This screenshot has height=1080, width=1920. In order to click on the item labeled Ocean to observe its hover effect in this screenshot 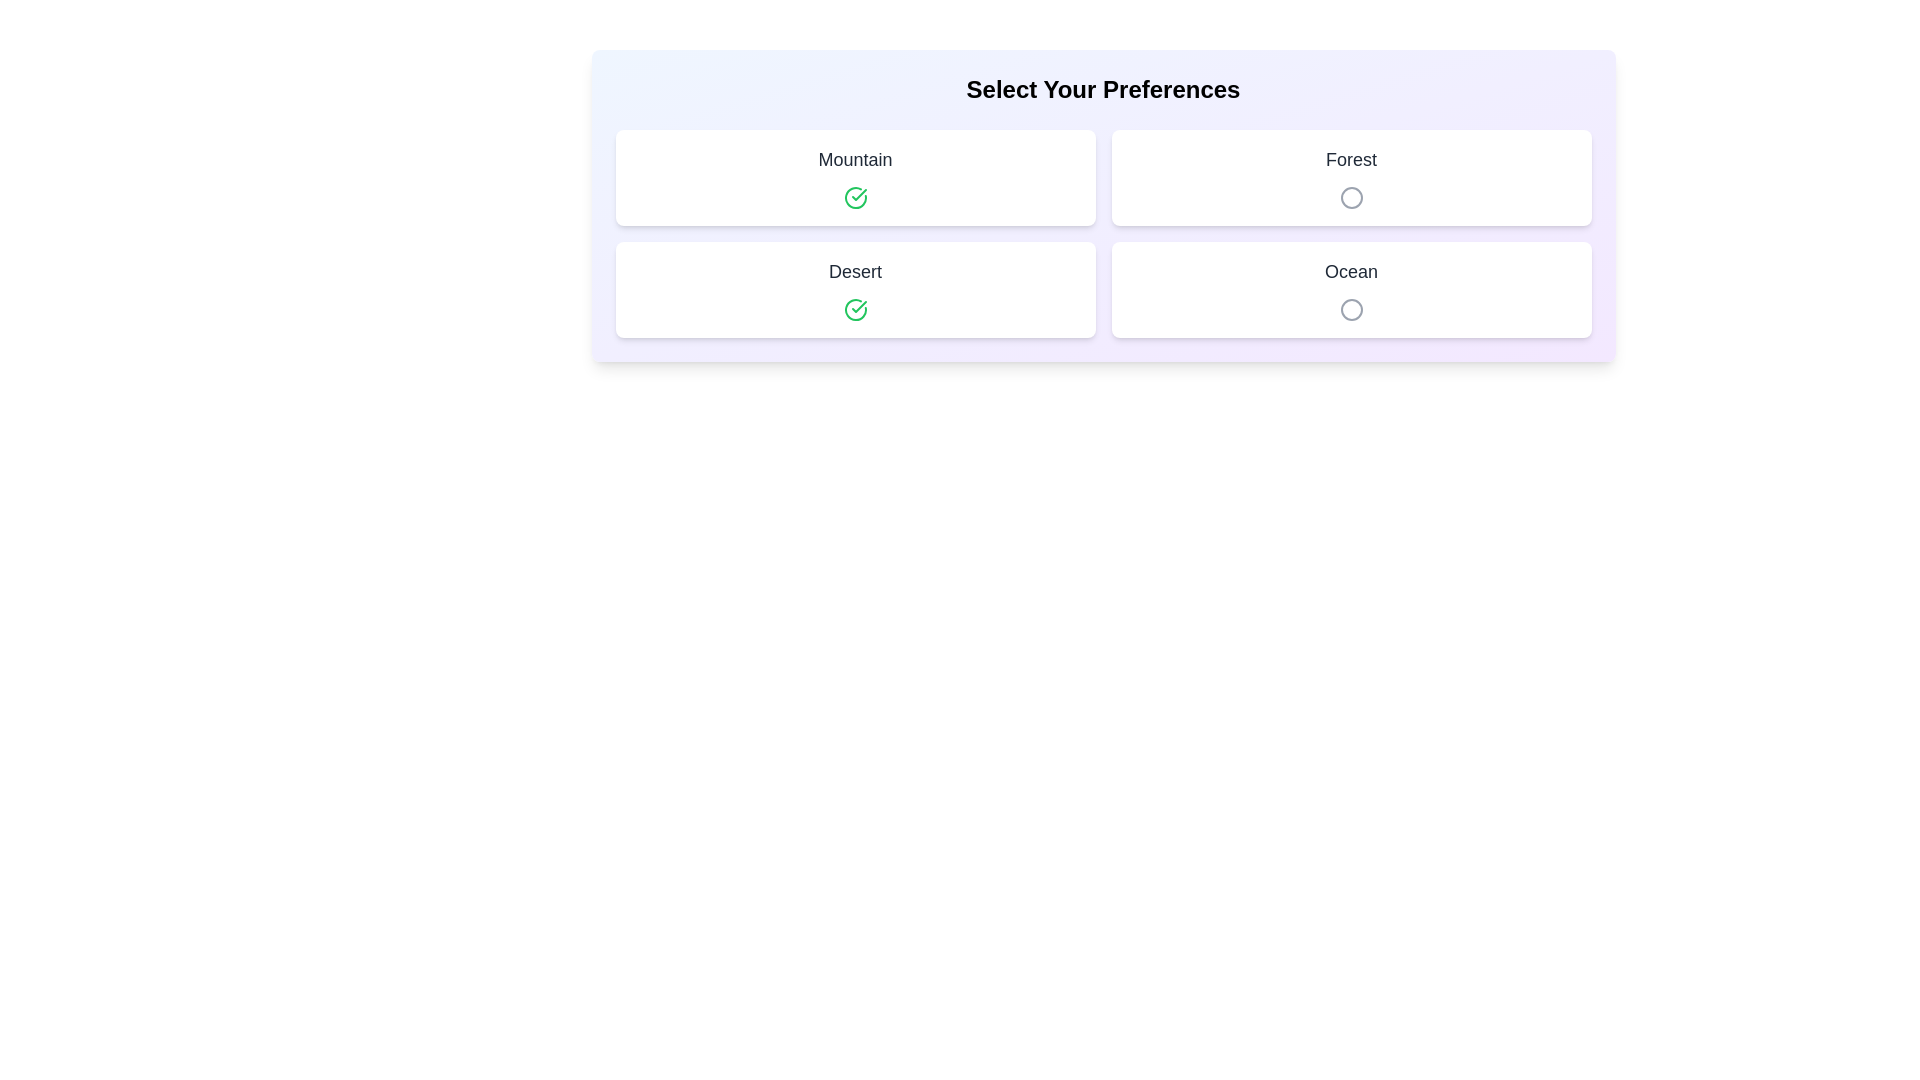, I will do `click(1351, 289)`.